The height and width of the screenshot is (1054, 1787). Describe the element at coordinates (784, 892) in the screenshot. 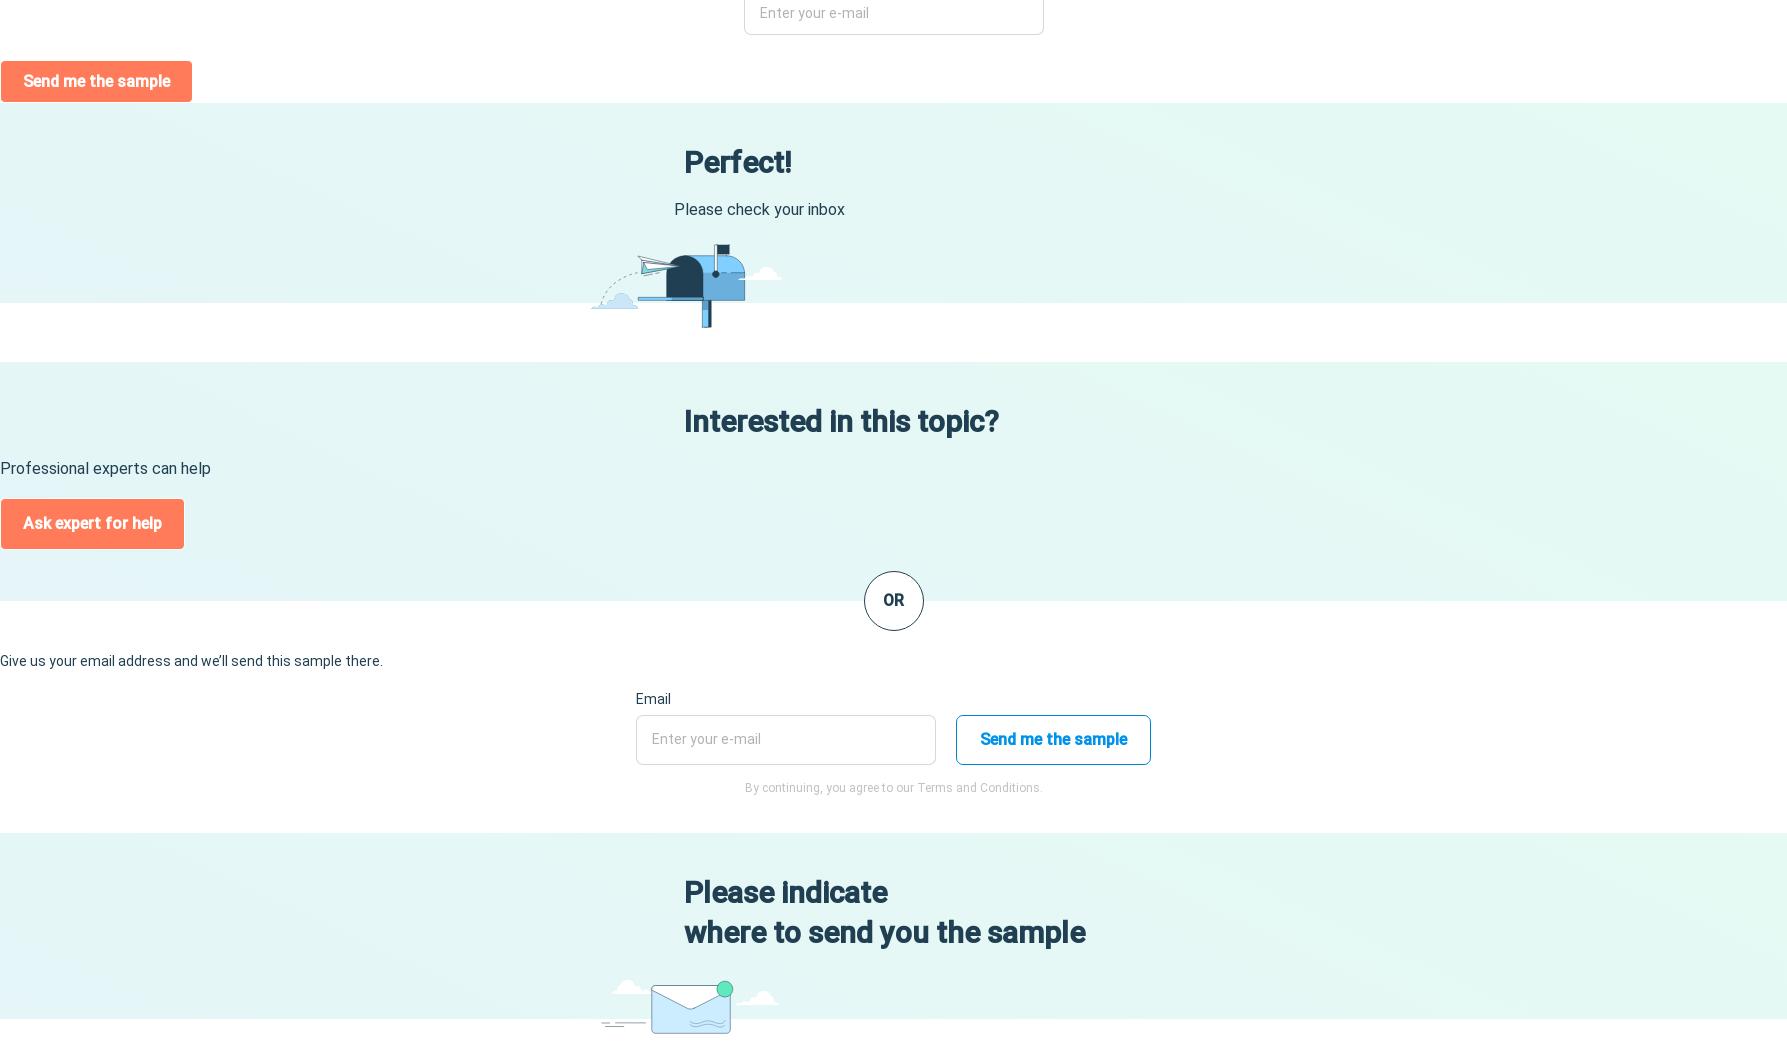

I see `'Please indicate'` at that location.